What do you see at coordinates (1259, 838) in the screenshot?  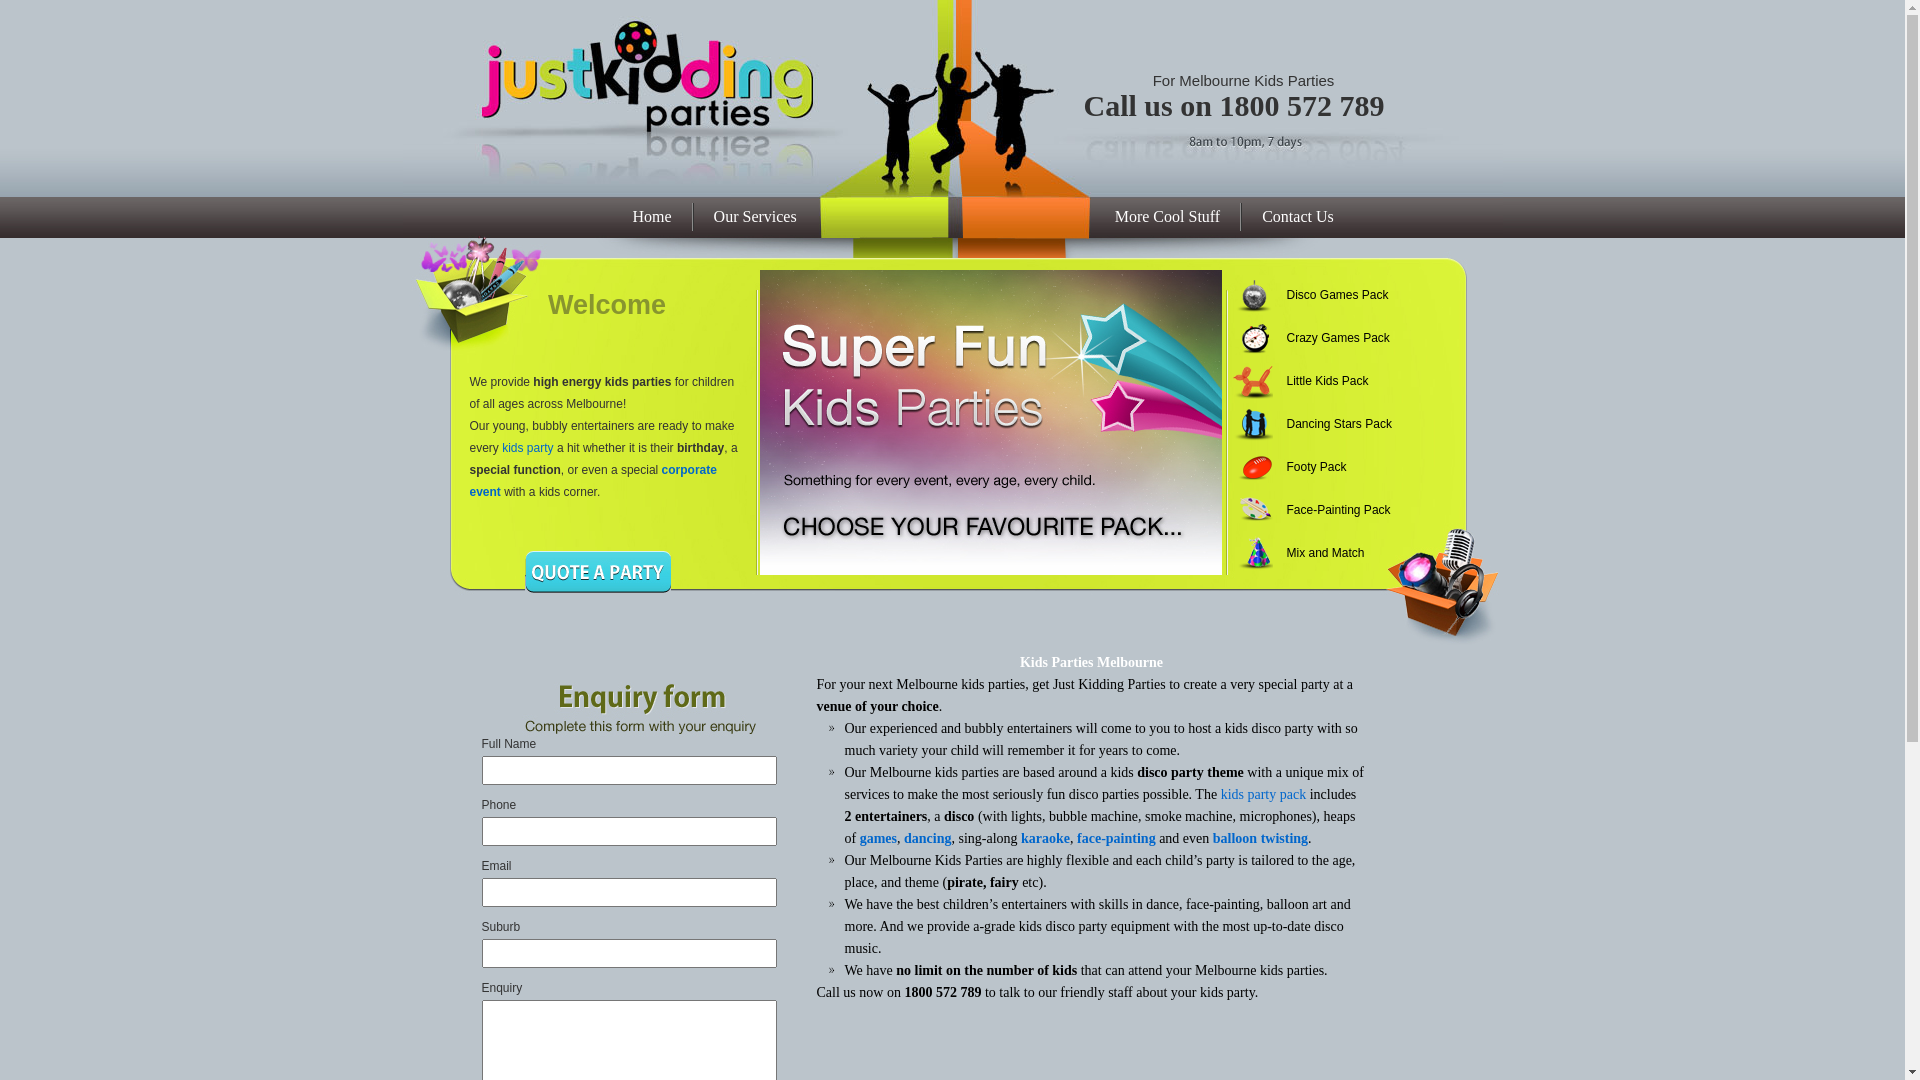 I see `'balloon twisting'` at bounding box center [1259, 838].